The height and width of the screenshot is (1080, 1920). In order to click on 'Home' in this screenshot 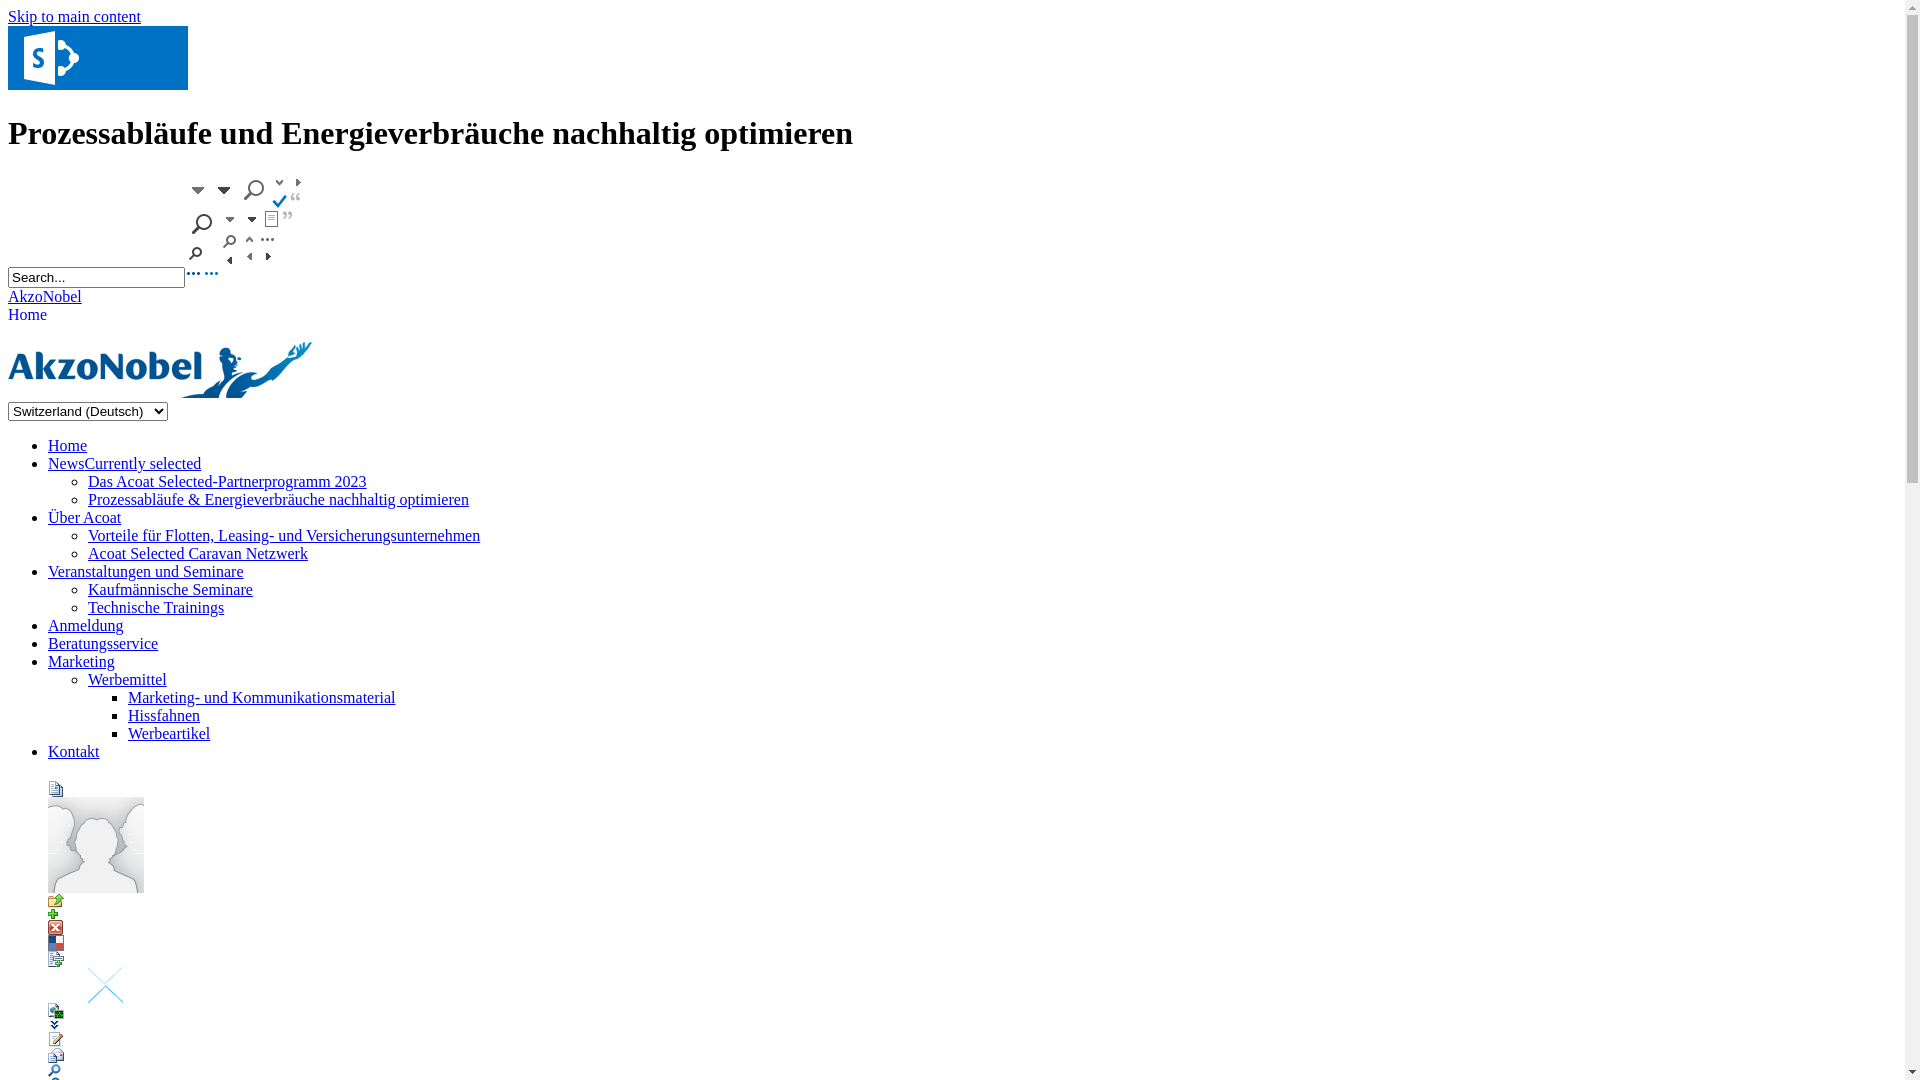, I will do `click(67, 444)`.